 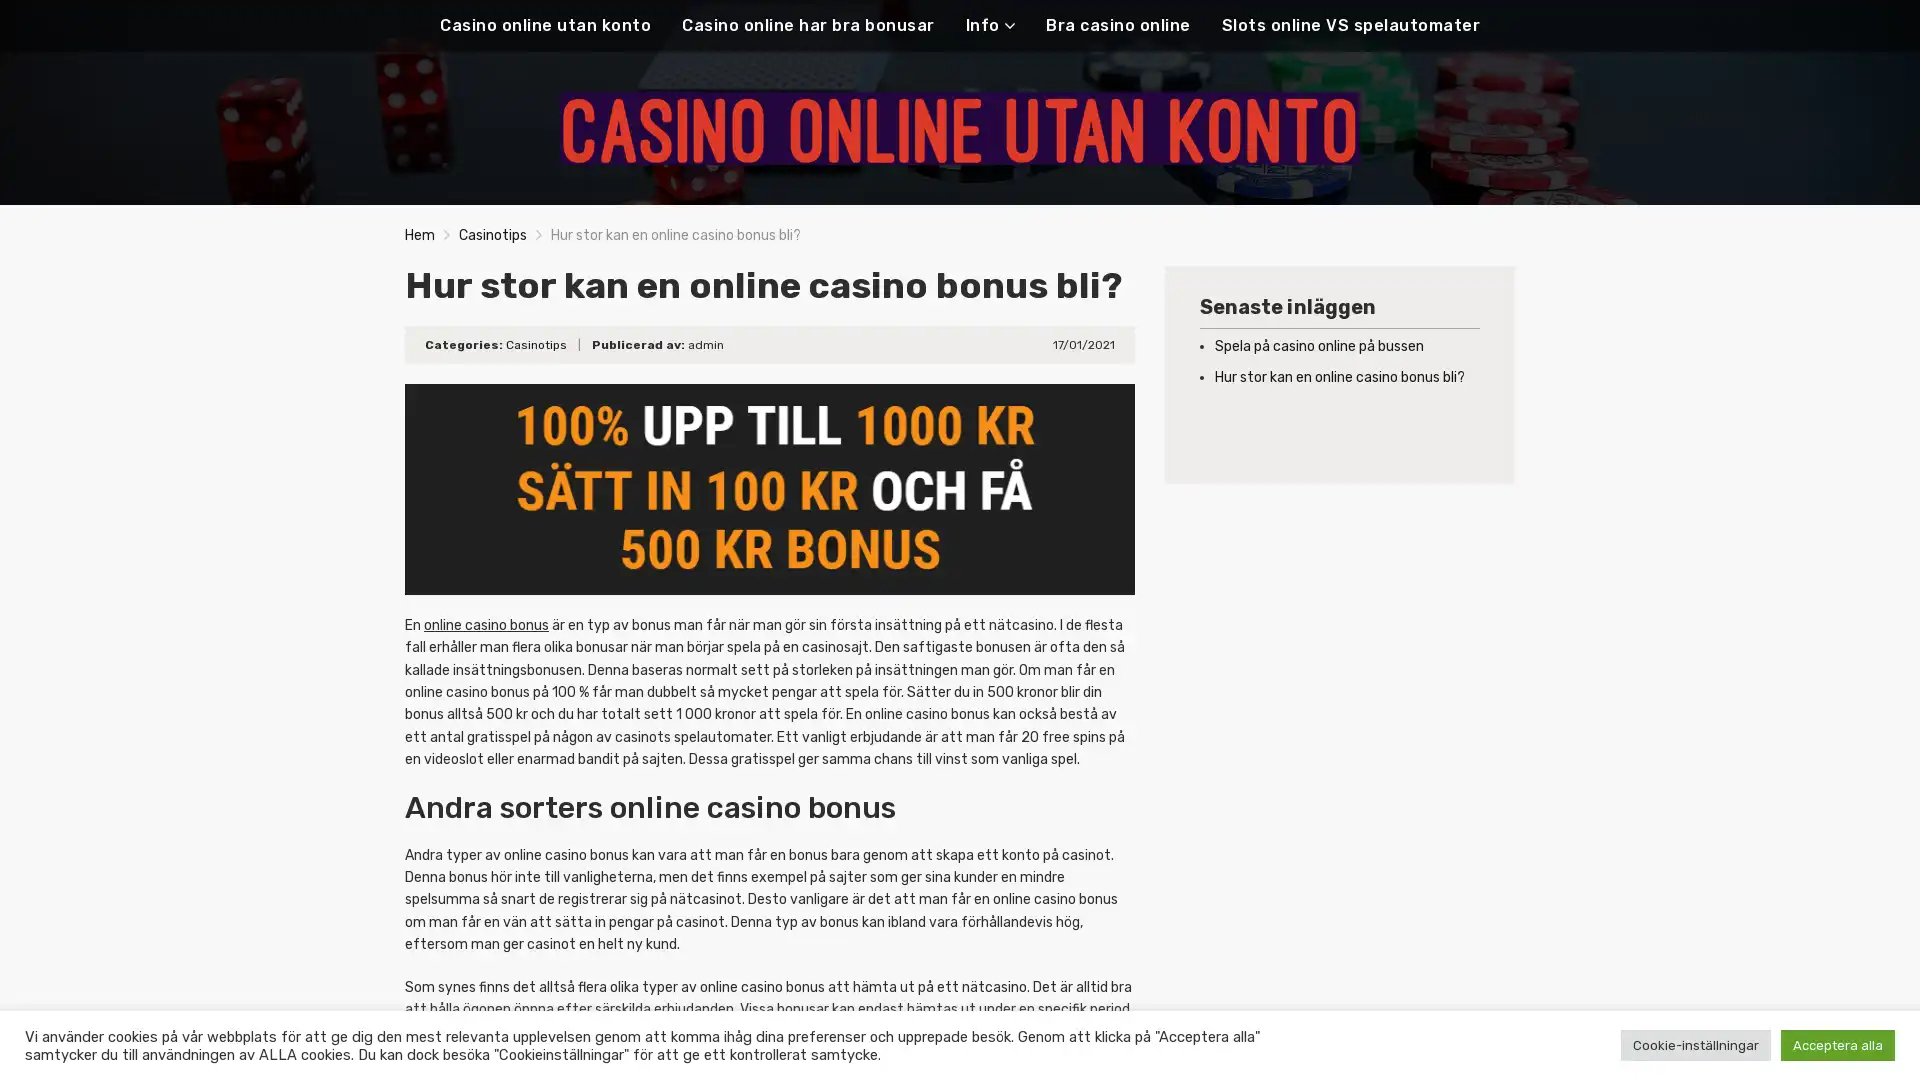 I want to click on Cookie-installningar, so click(x=1694, y=1044).